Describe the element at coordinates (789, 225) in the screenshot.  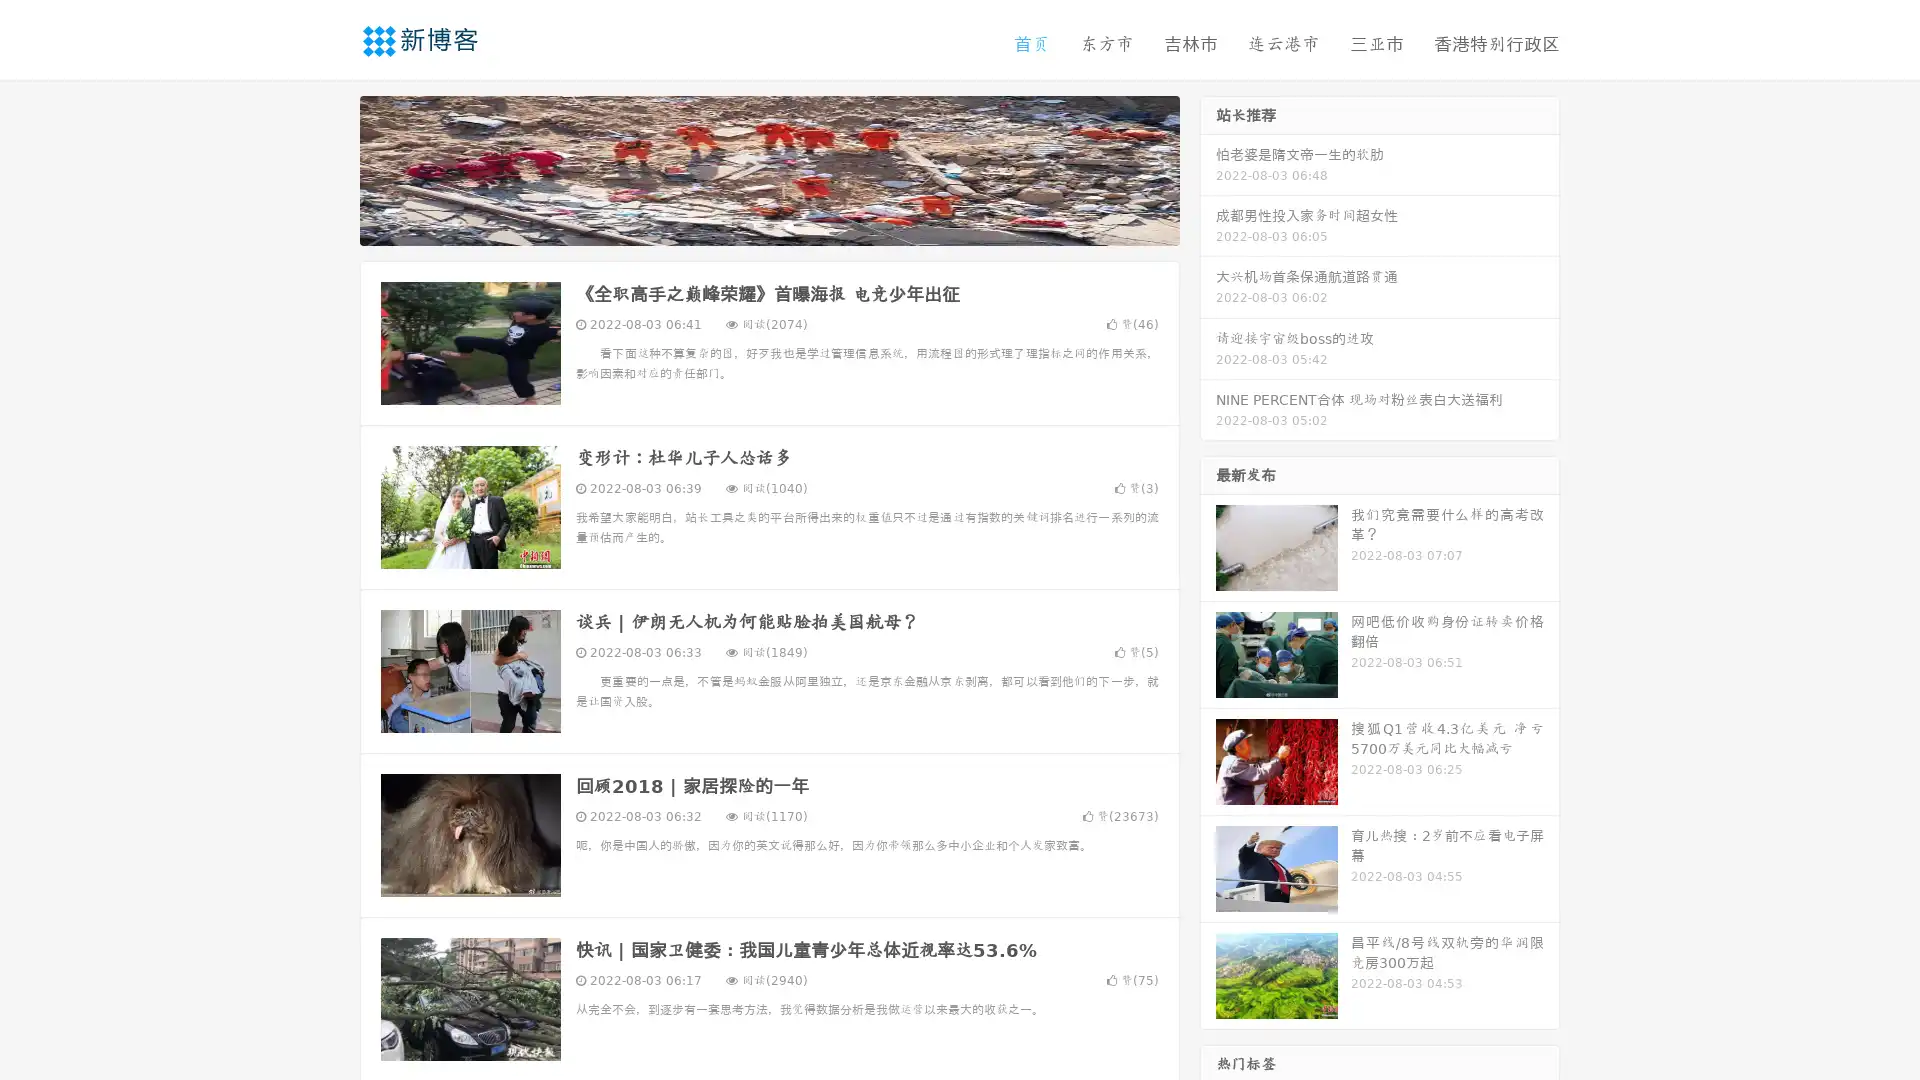
I see `Go to slide 3` at that location.